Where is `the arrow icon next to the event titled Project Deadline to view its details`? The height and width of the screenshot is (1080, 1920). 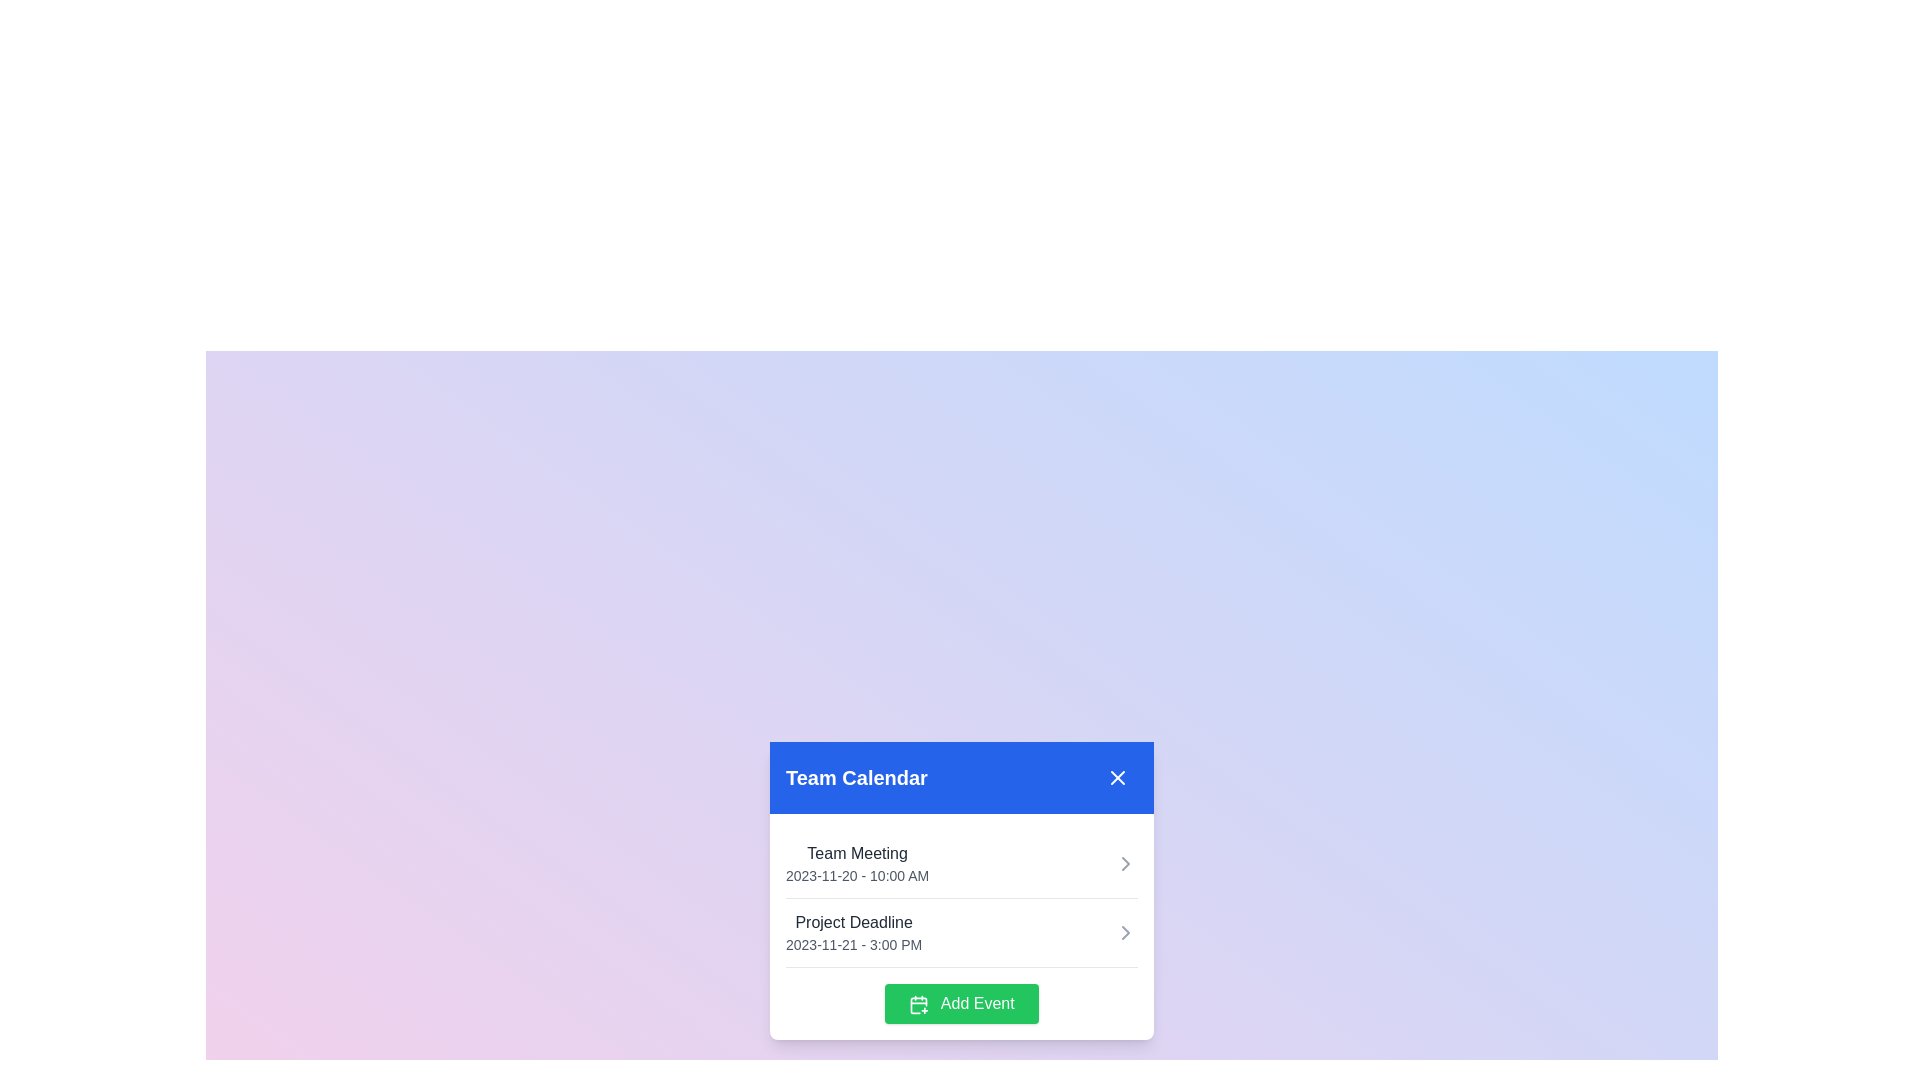
the arrow icon next to the event titled Project Deadline to view its details is located at coordinates (1126, 933).